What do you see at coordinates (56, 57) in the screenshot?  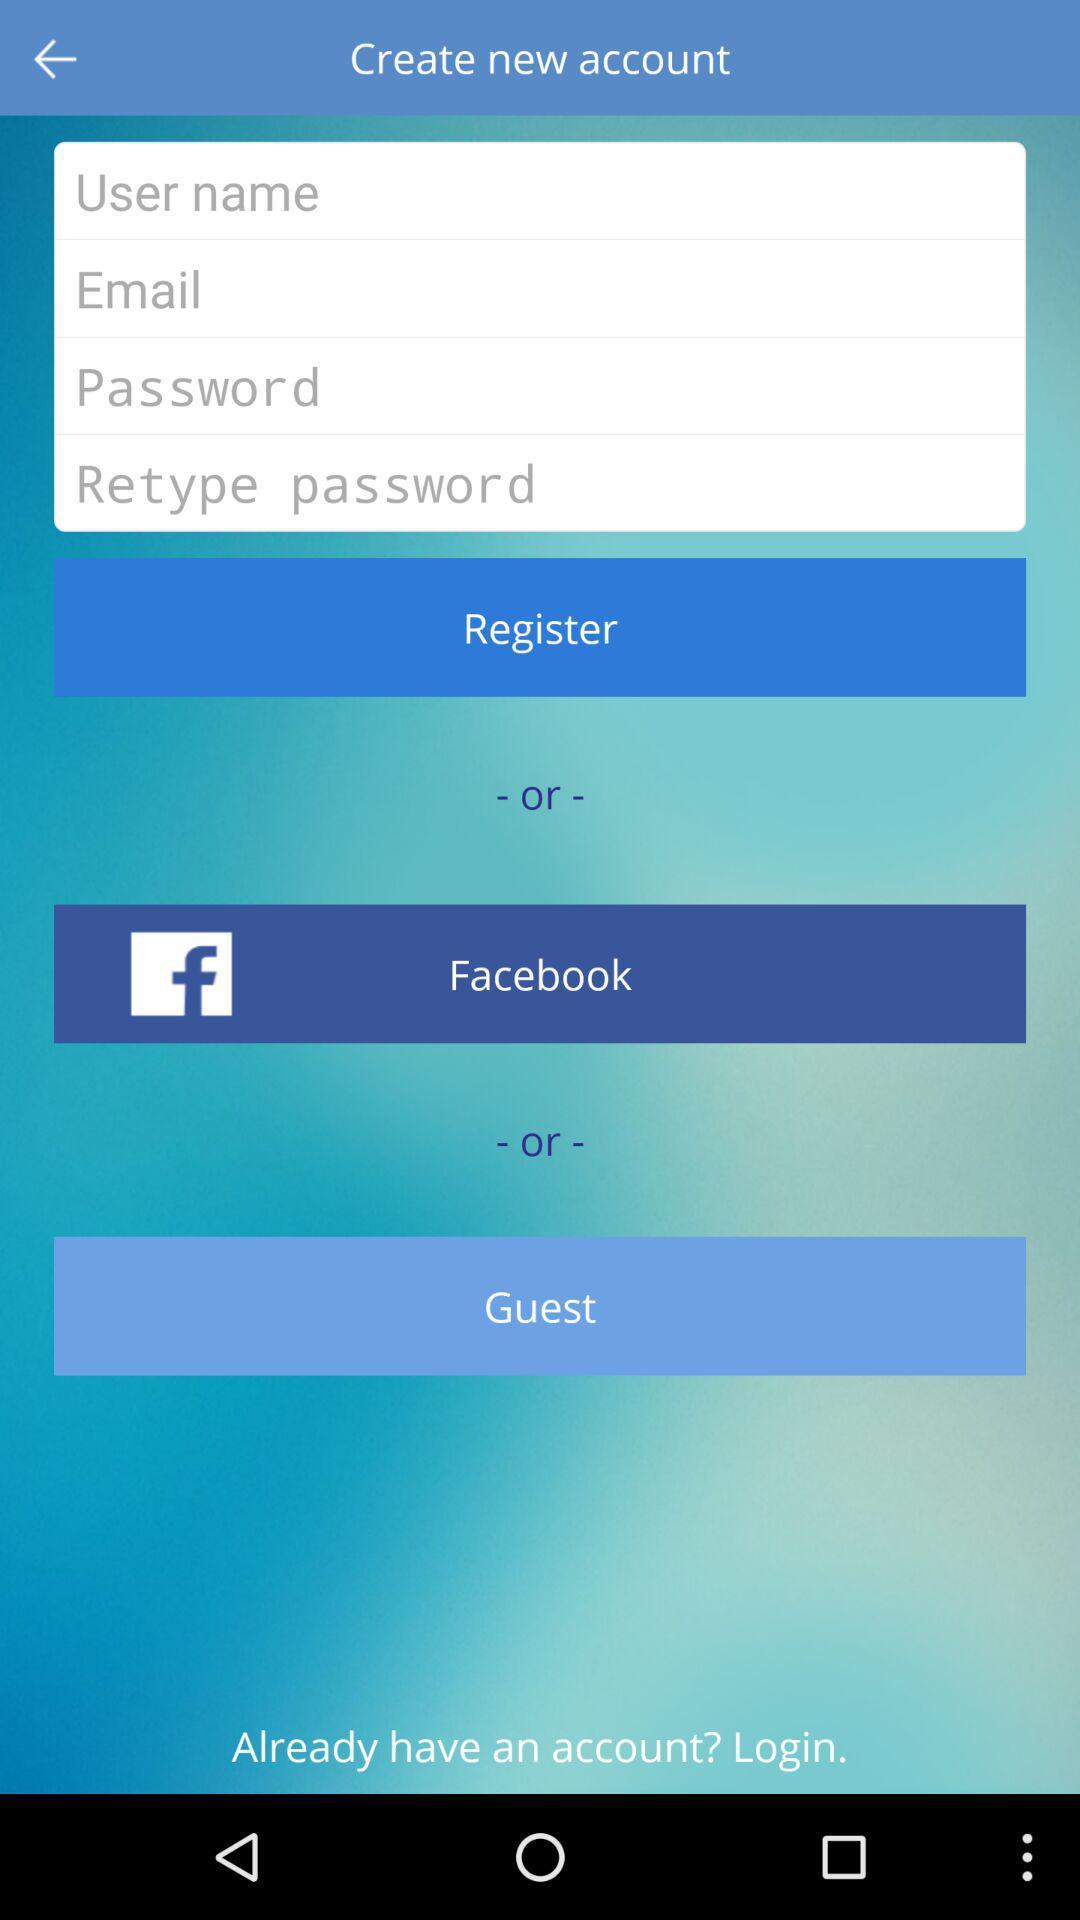 I see `the item next to the create new account` at bounding box center [56, 57].